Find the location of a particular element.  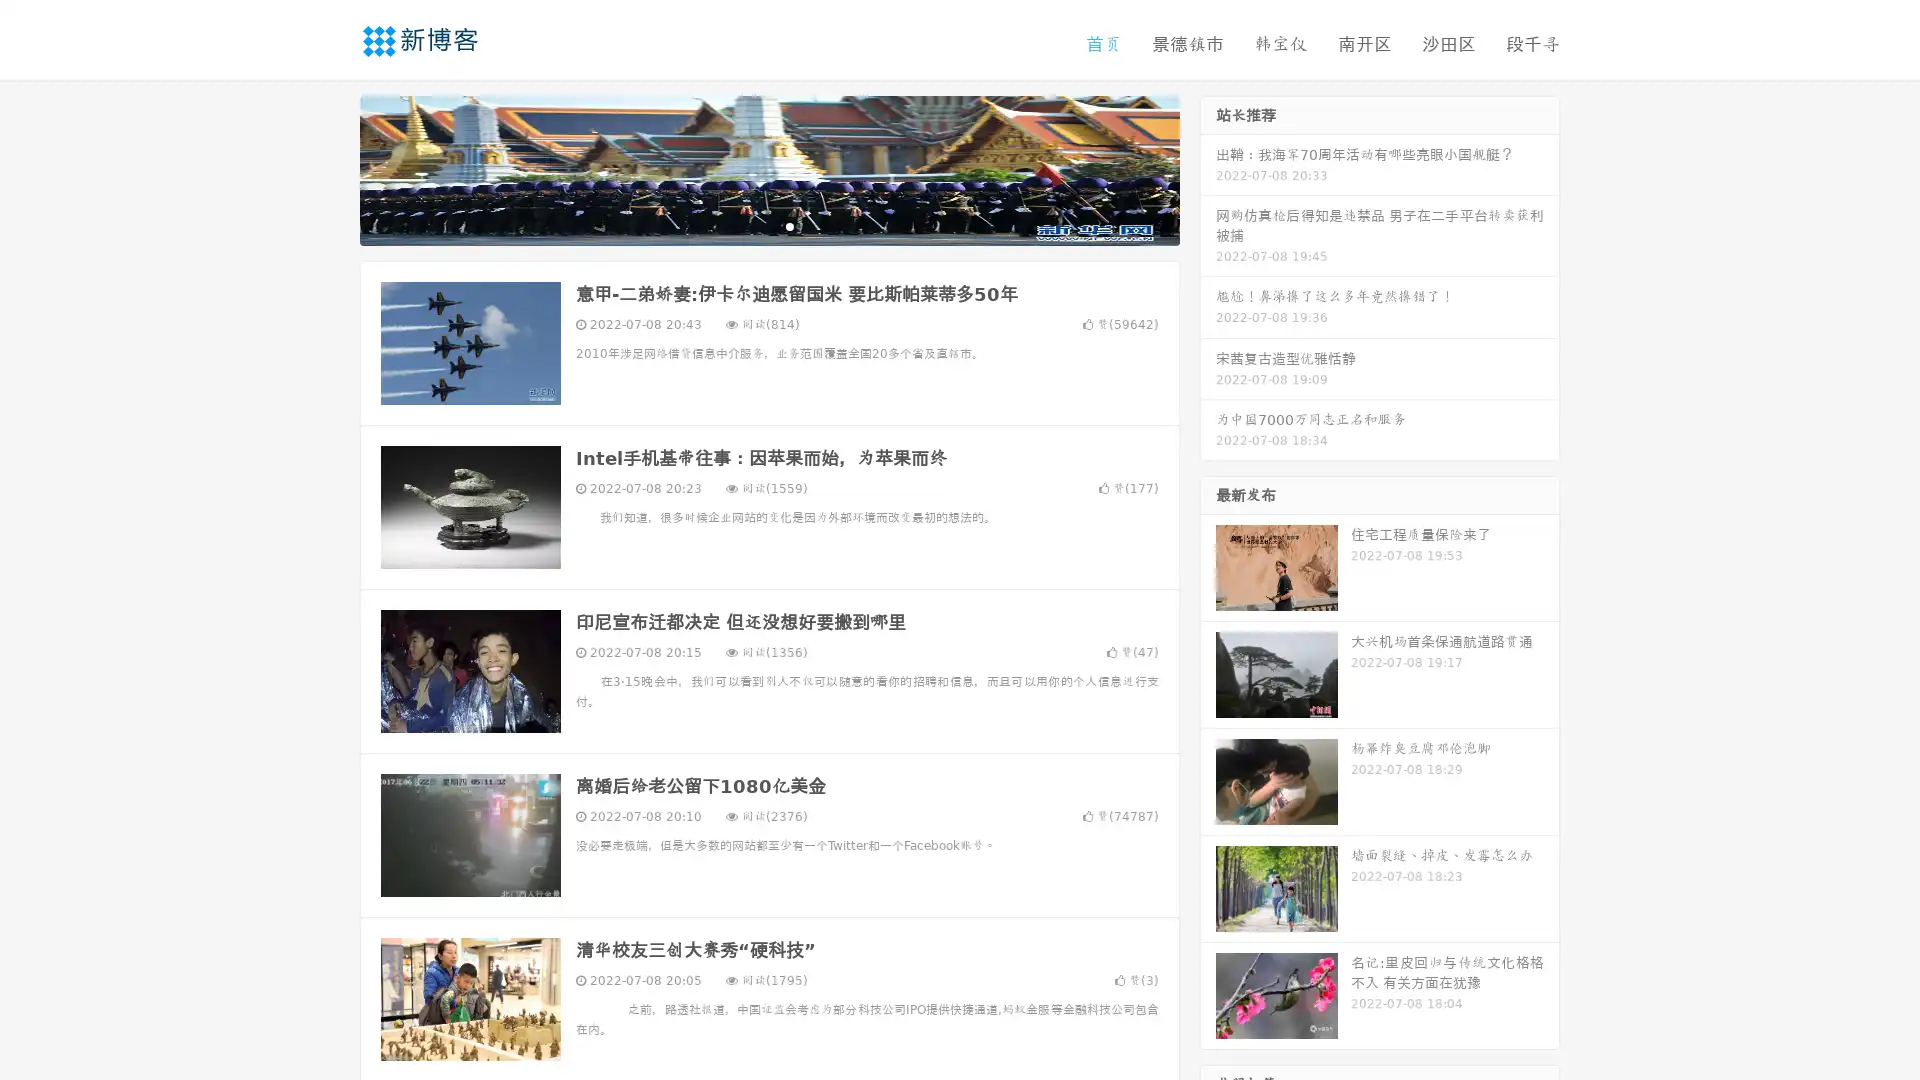

Go to slide 2 is located at coordinates (768, 225).